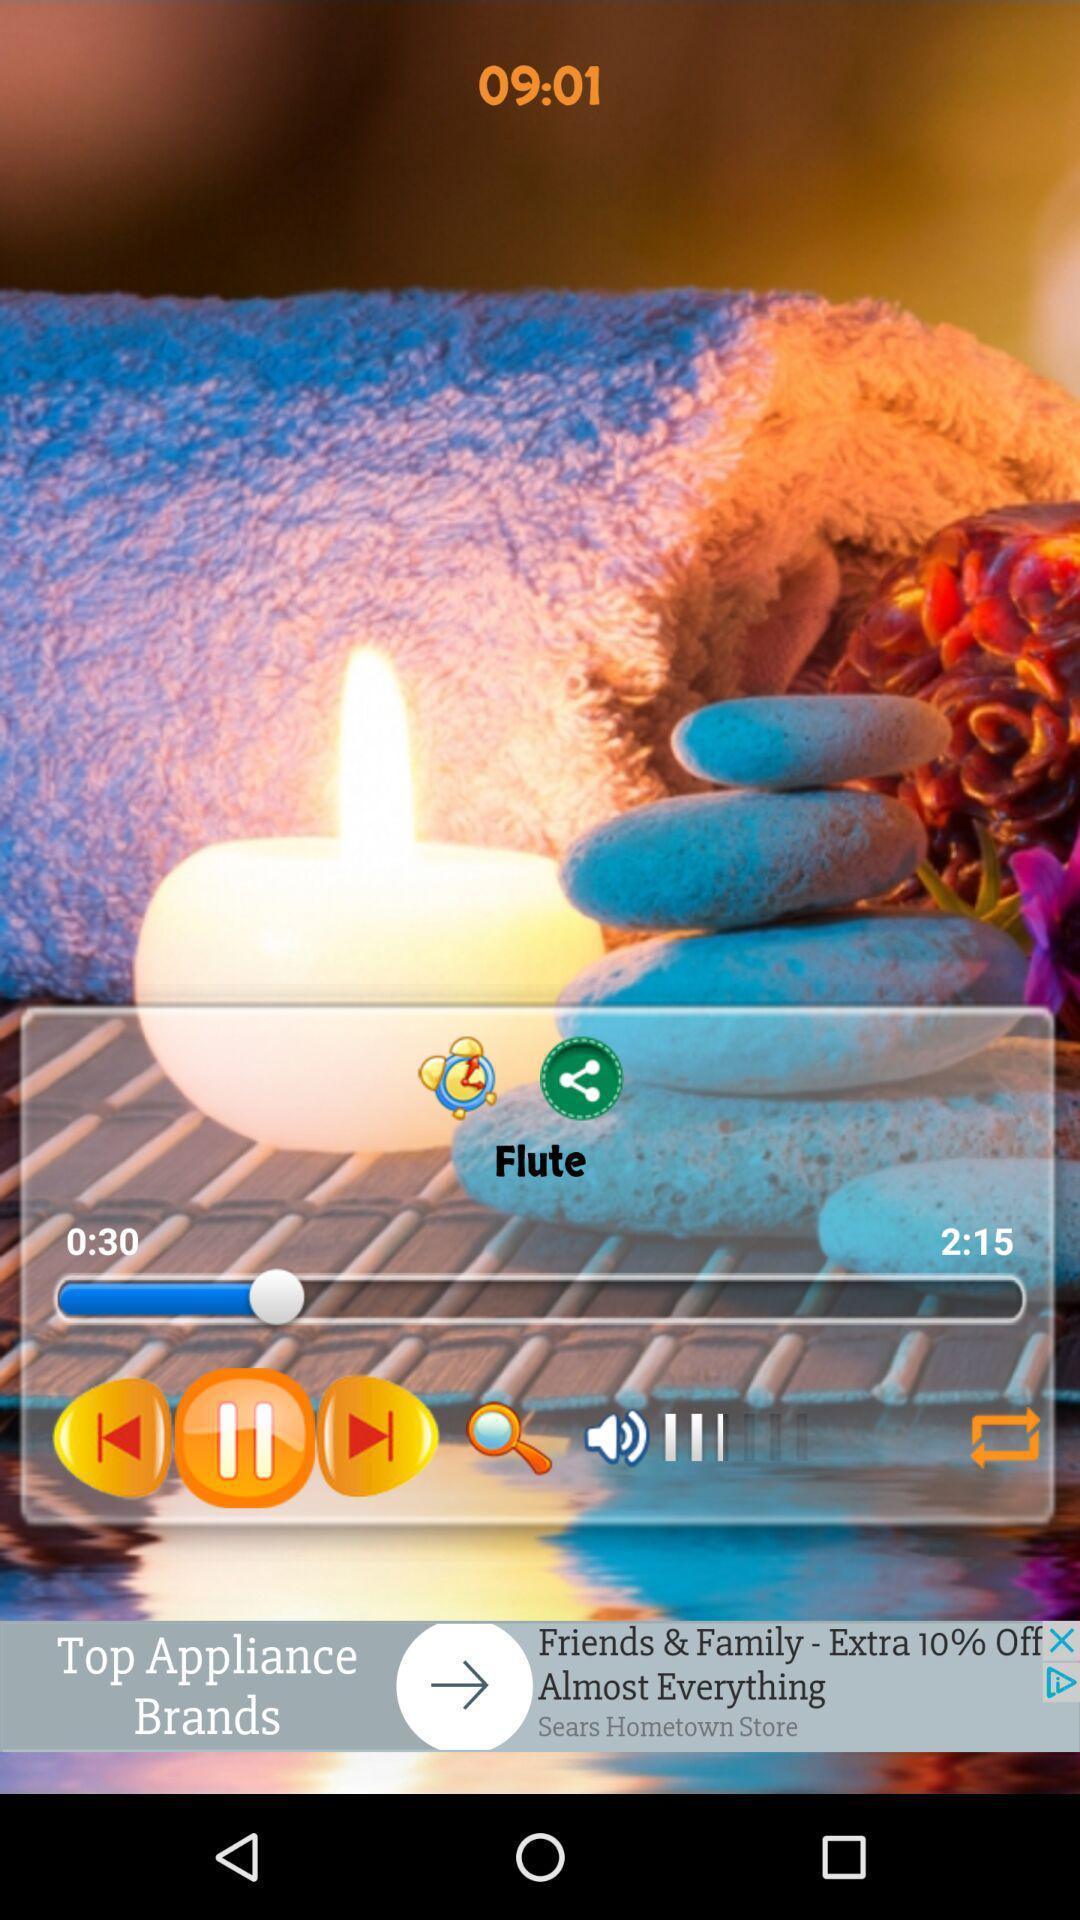 This screenshot has height=1920, width=1080. I want to click on the share icon, so click(582, 1154).